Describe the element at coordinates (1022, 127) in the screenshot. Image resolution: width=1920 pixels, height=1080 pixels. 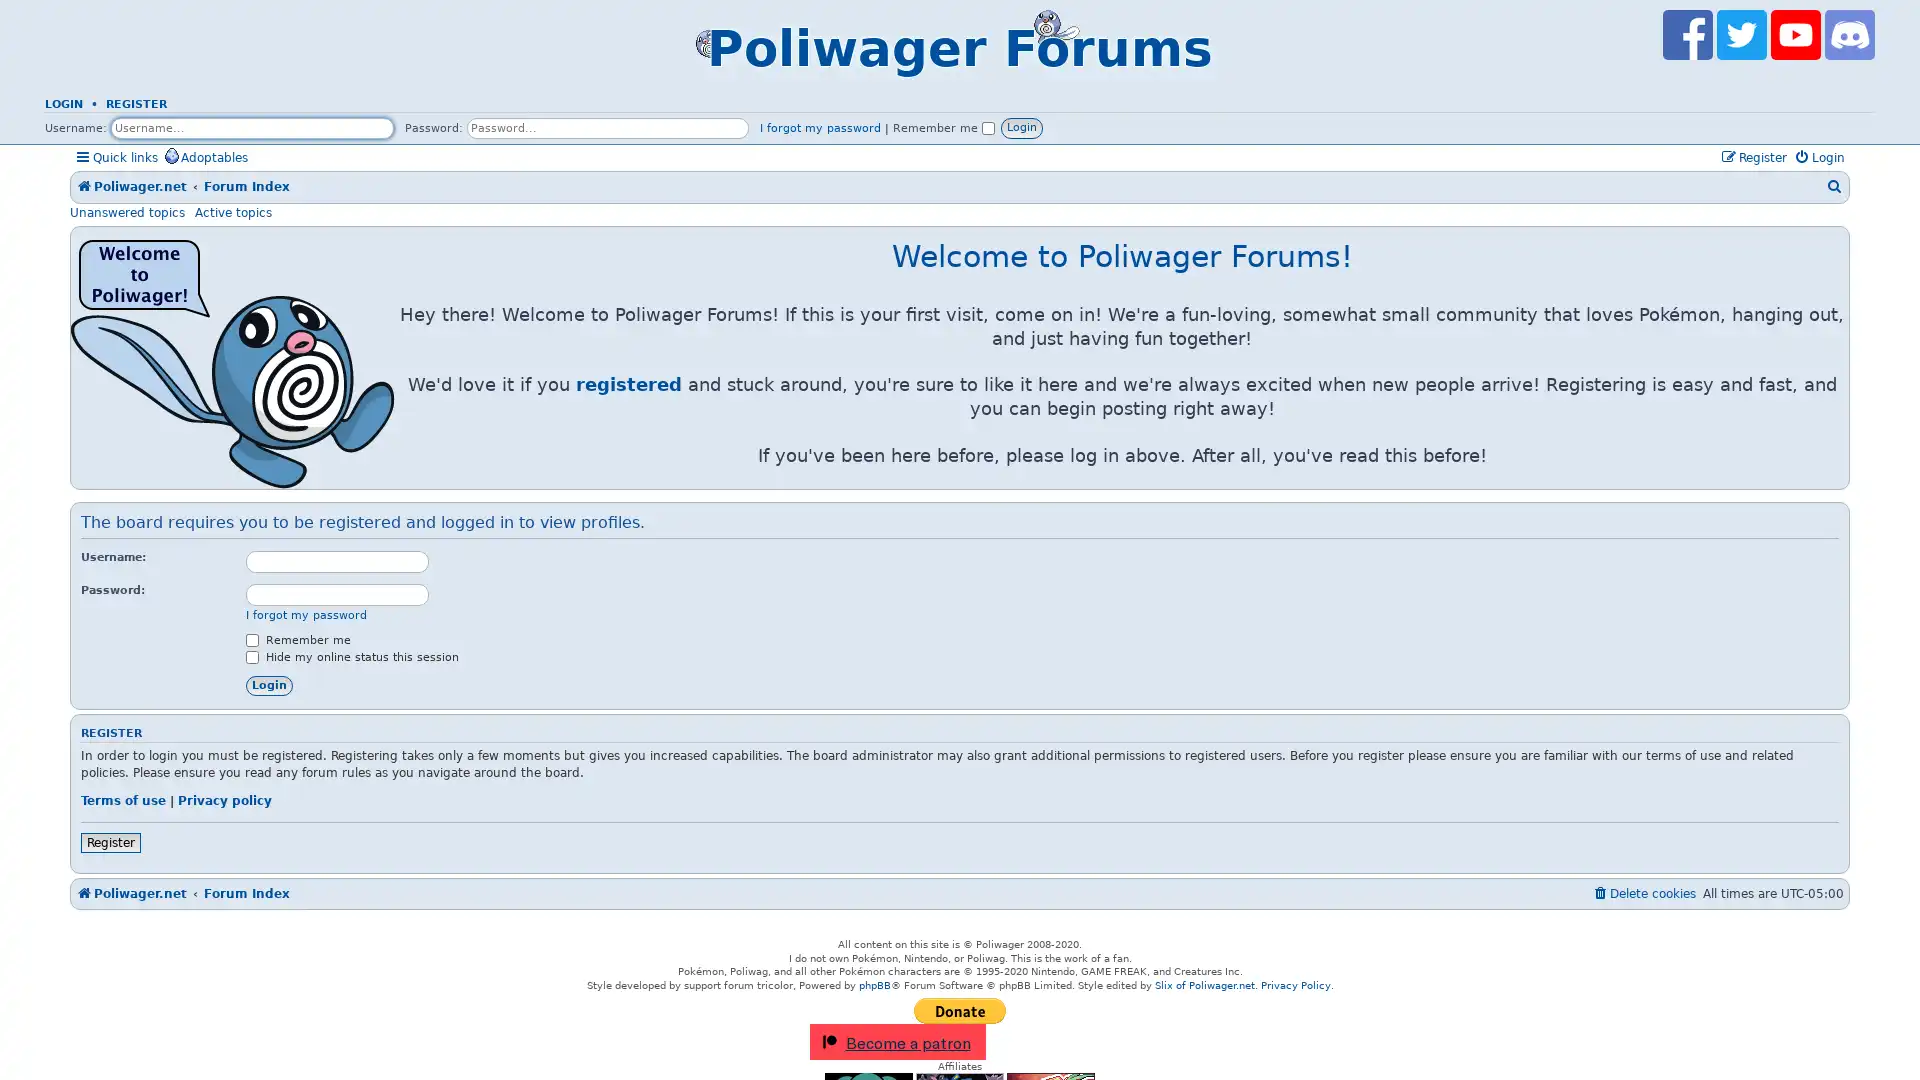
I see `Login` at that location.